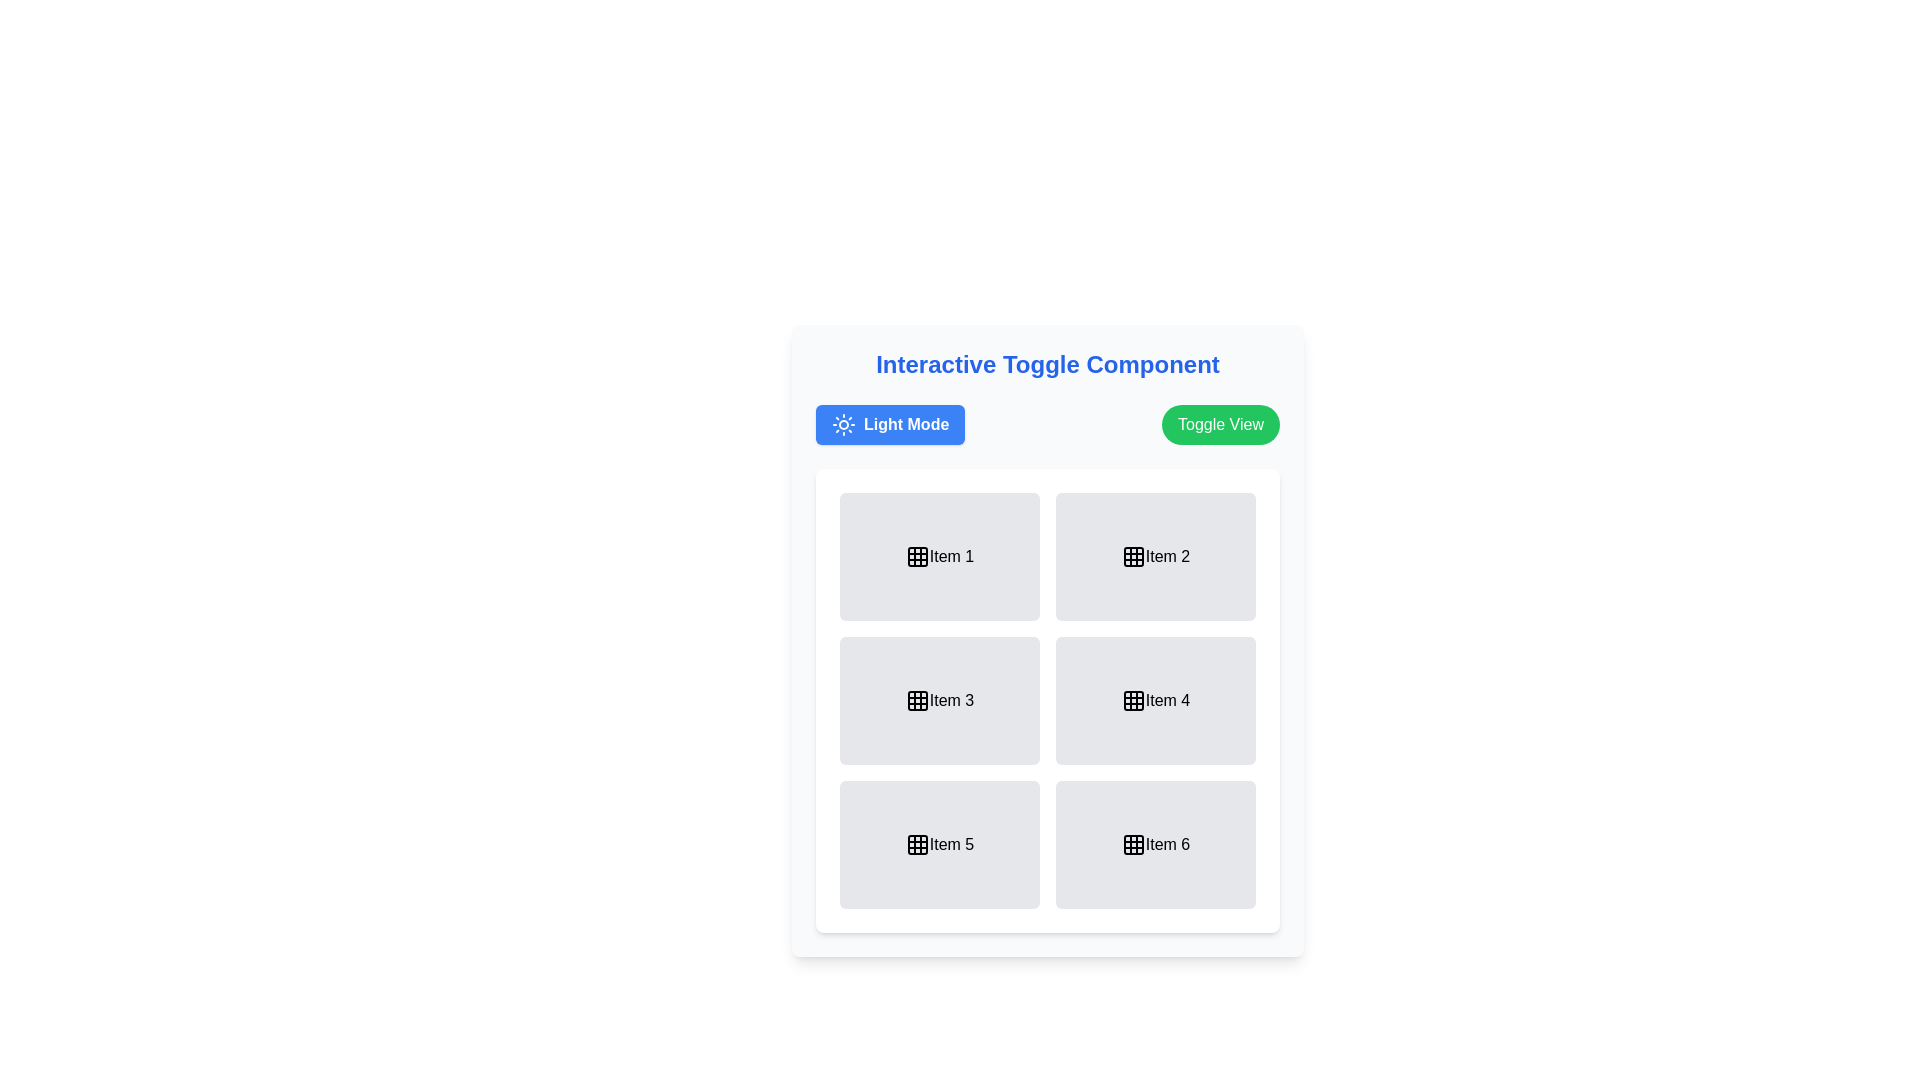 This screenshot has height=1080, width=1920. I want to click on the grid layout icon located in the second row and first column of the 2x3 grid within the 'Item 3' section, so click(916, 700).